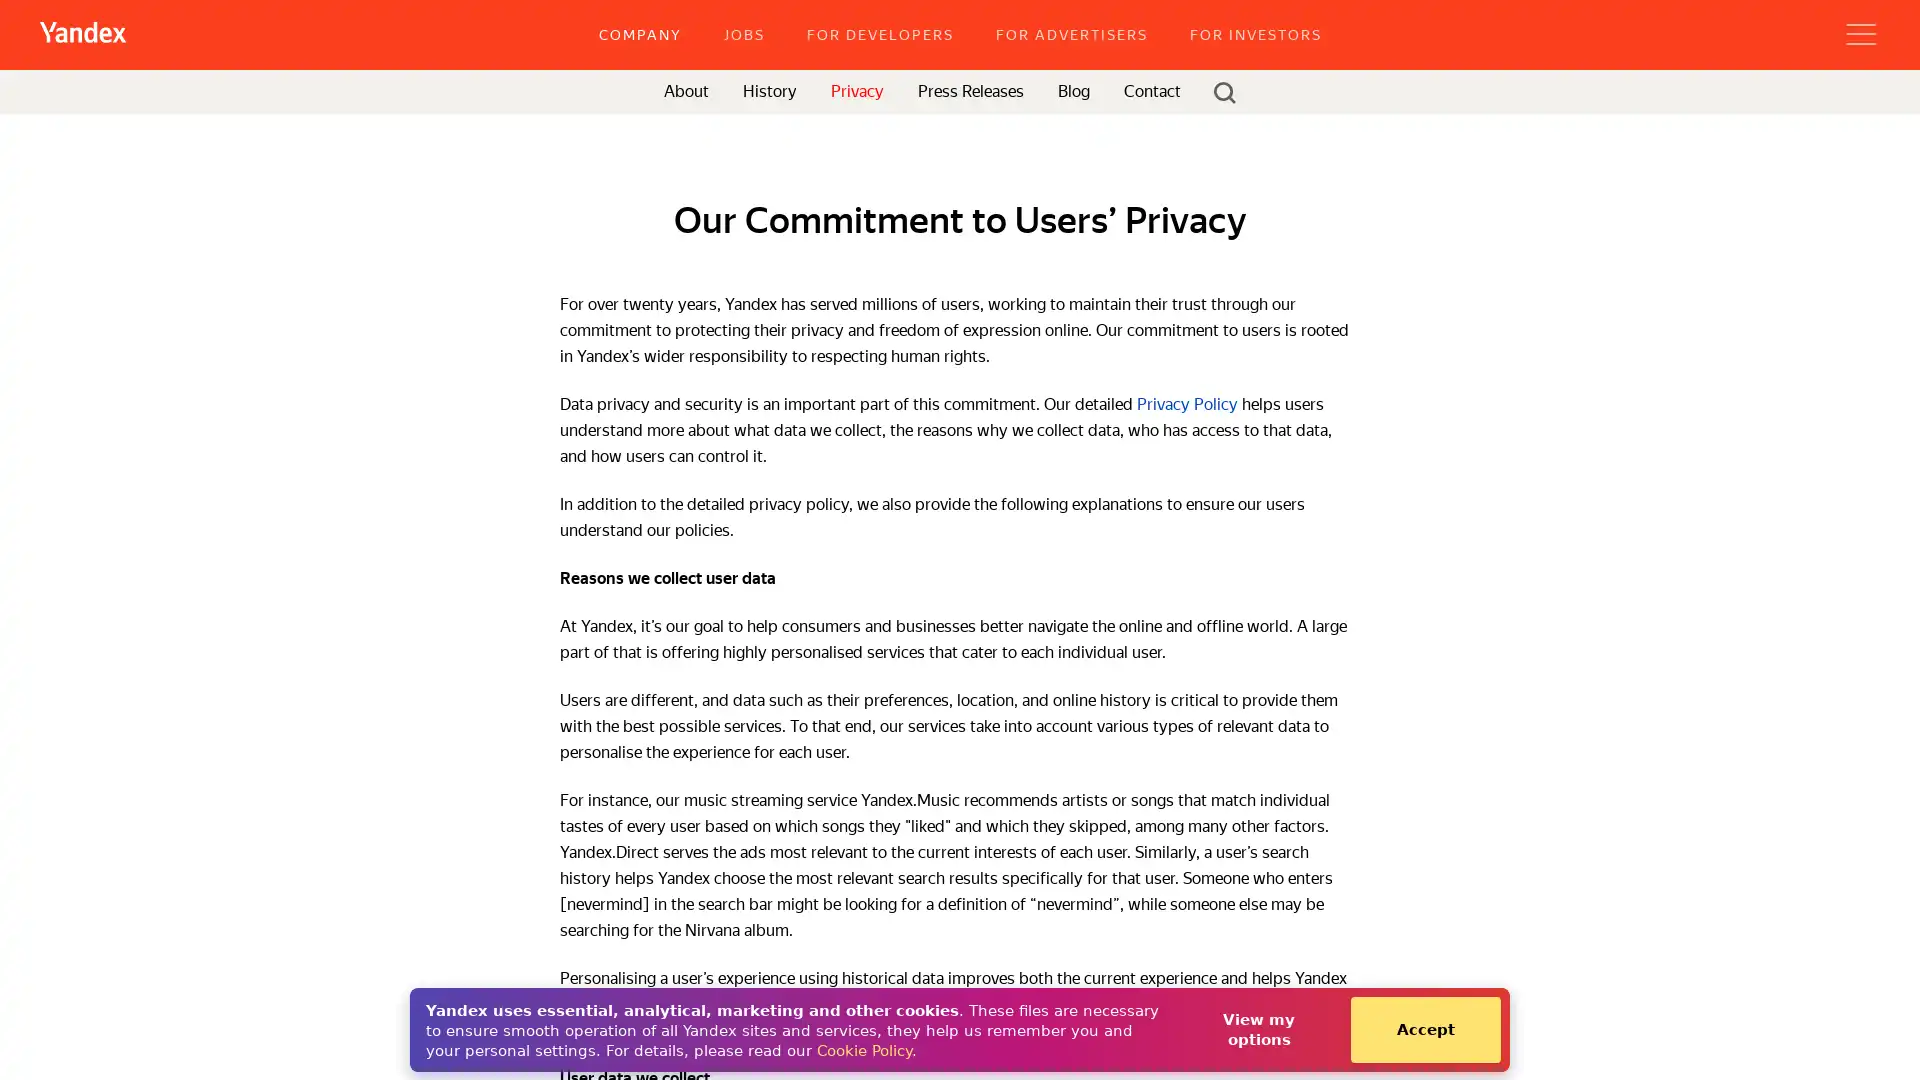 Image resolution: width=1920 pixels, height=1080 pixels. What do you see at coordinates (1424, 1029) in the screenshot?
I see `Accept` at bounding box center [1424, 1029].